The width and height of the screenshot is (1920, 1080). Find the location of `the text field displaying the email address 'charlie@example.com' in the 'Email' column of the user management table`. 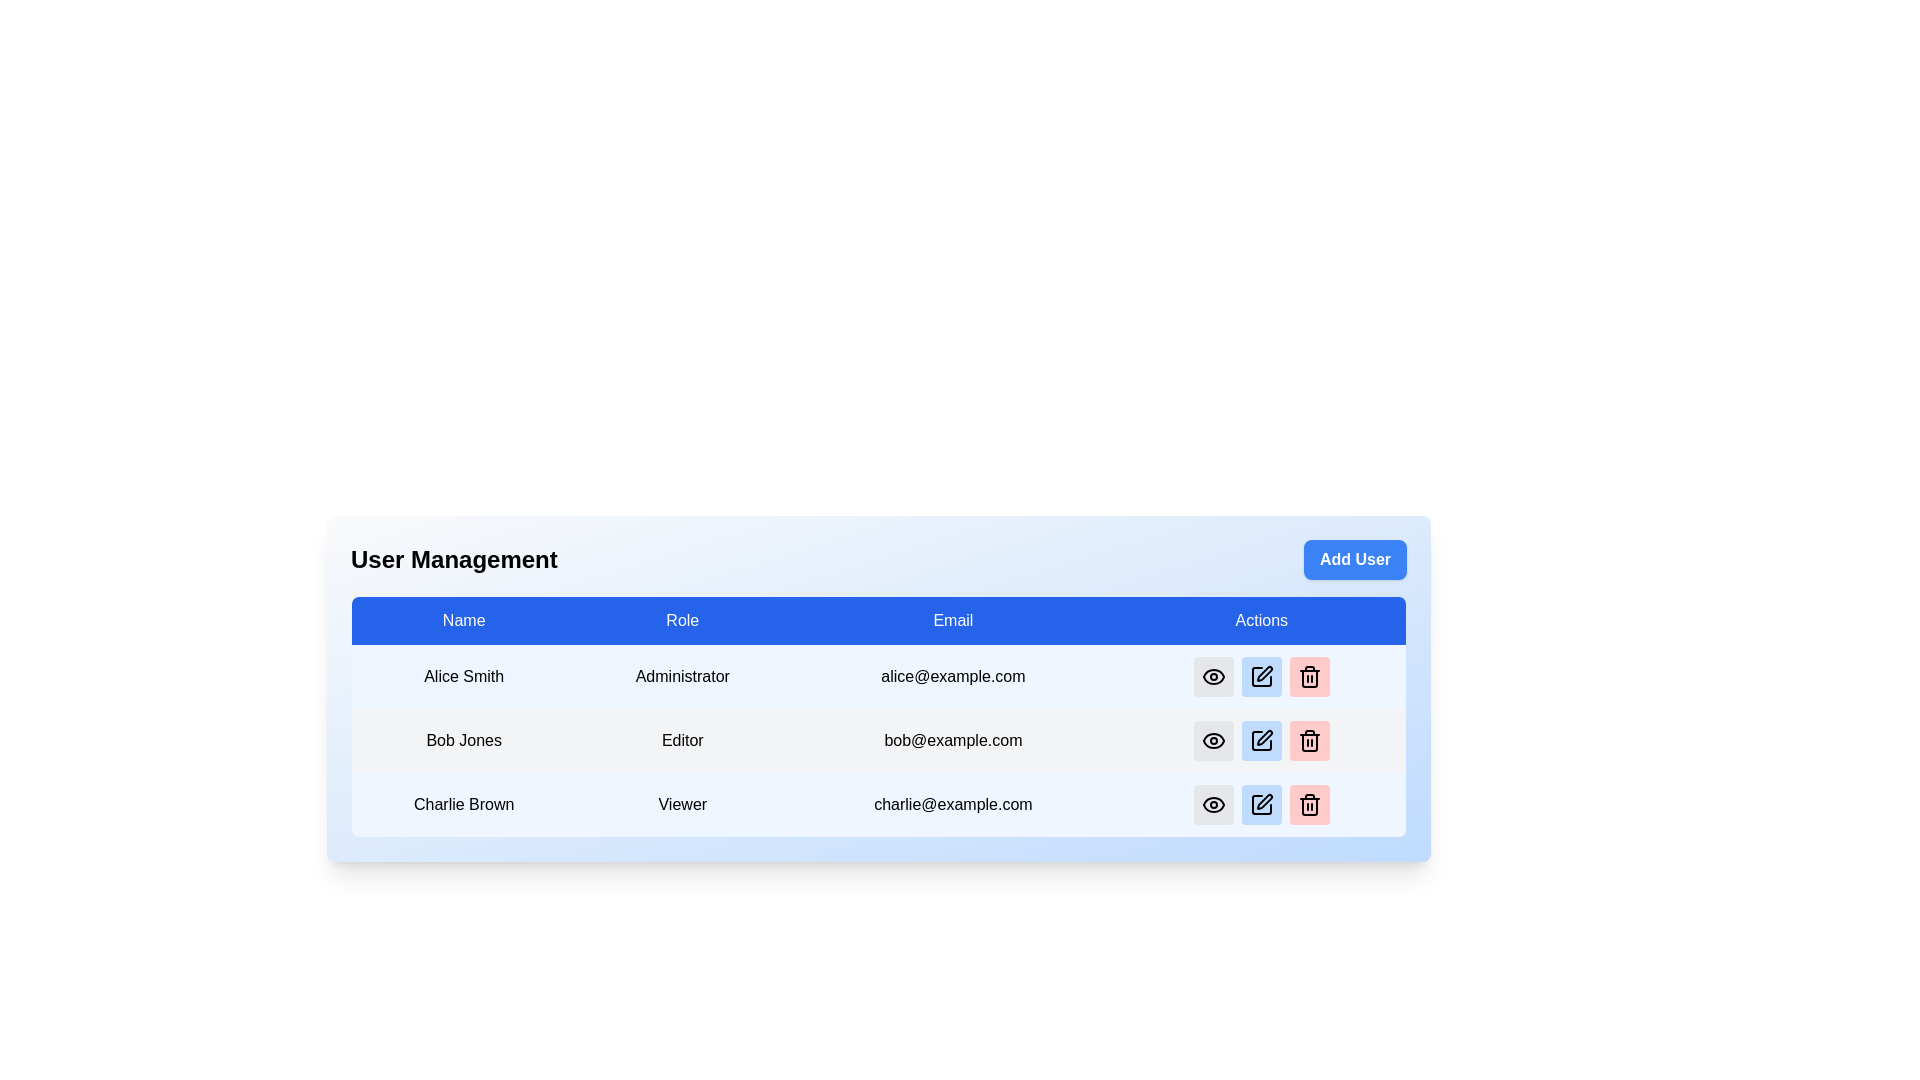

the text field displaying the email address 'charlie@example.com' in the 'Email' column of the user management table is located at coordinates (952, 804).